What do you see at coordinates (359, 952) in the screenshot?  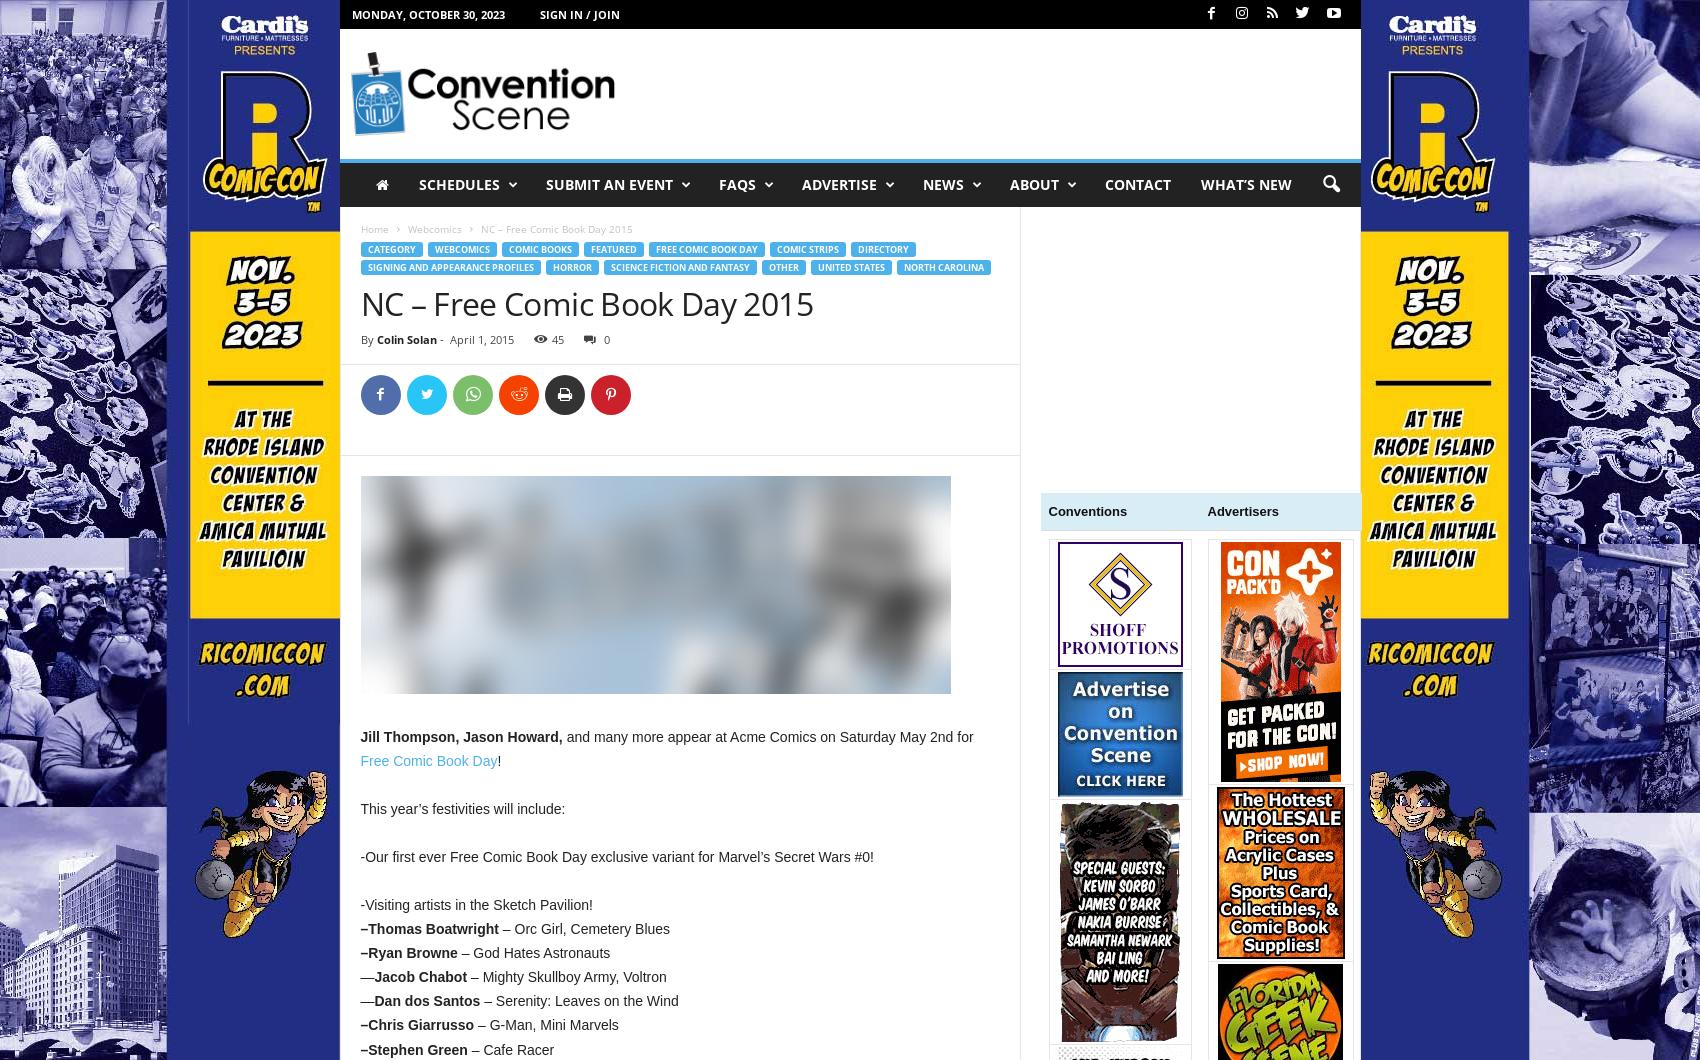 I see `'–Ryan Browne'` at bounding box center [359, 952].